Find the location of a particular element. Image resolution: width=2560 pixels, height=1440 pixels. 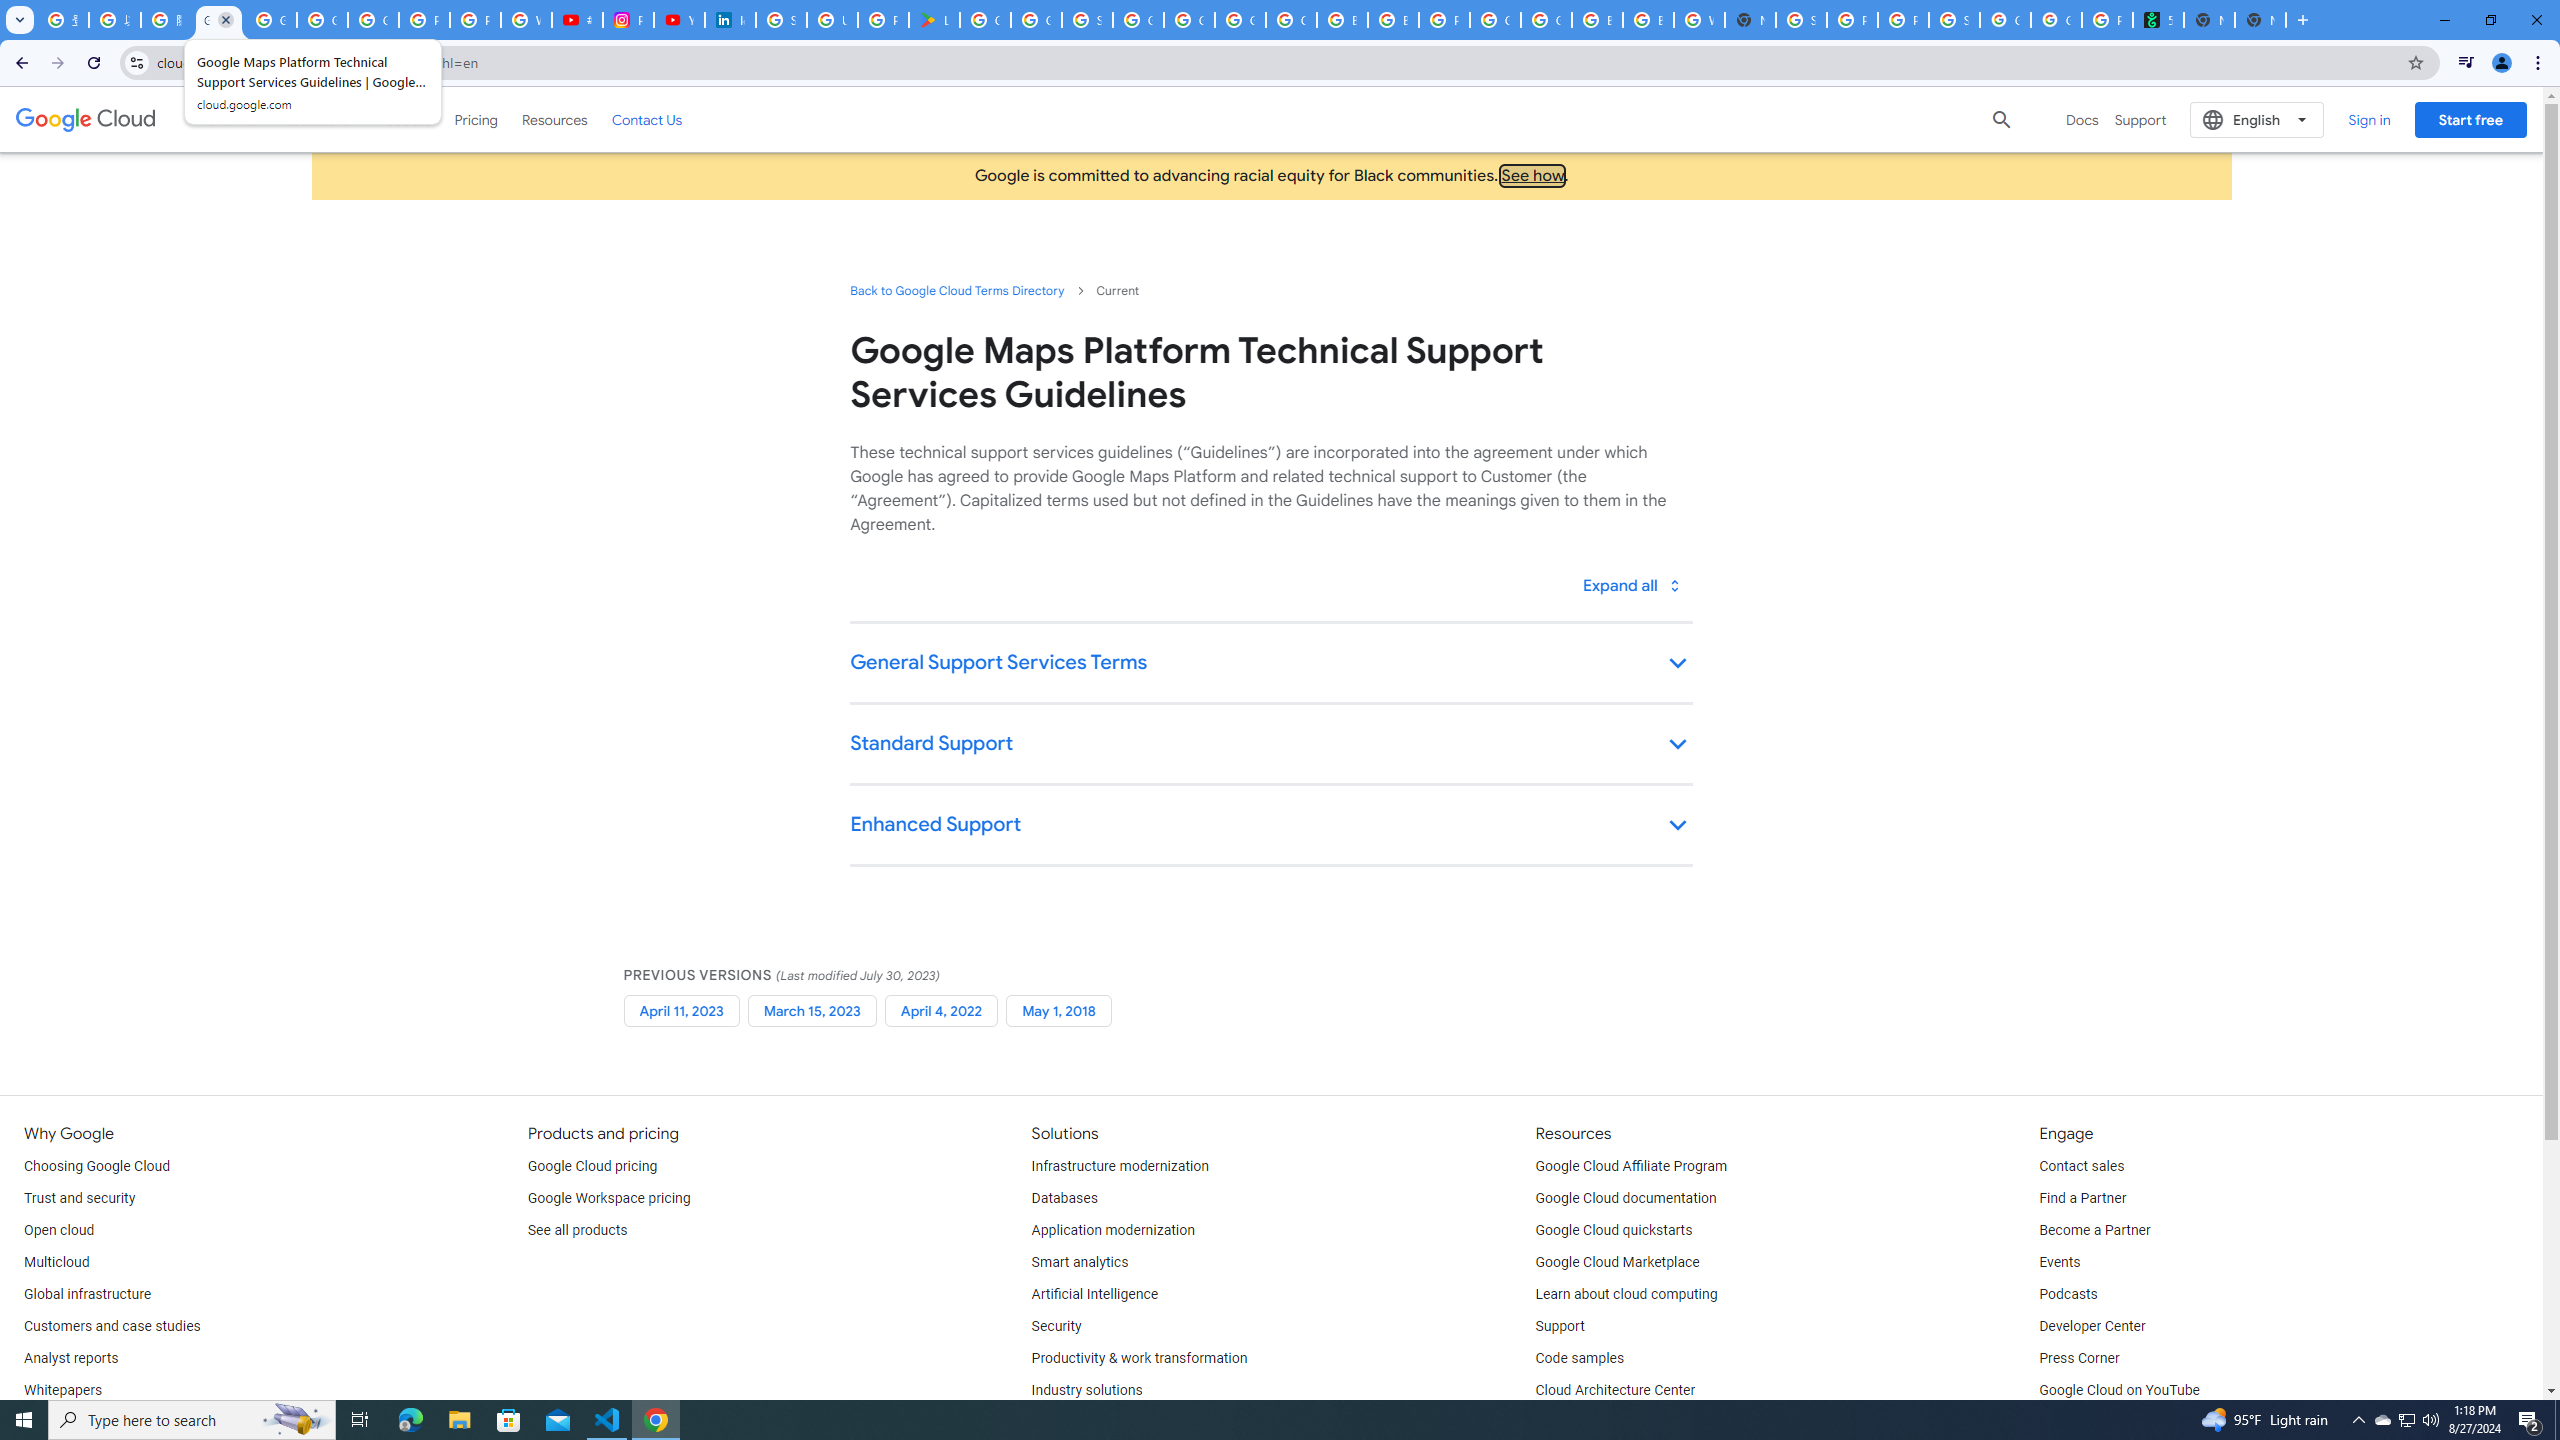

'Docs' is located at coordinates (2082, 118).